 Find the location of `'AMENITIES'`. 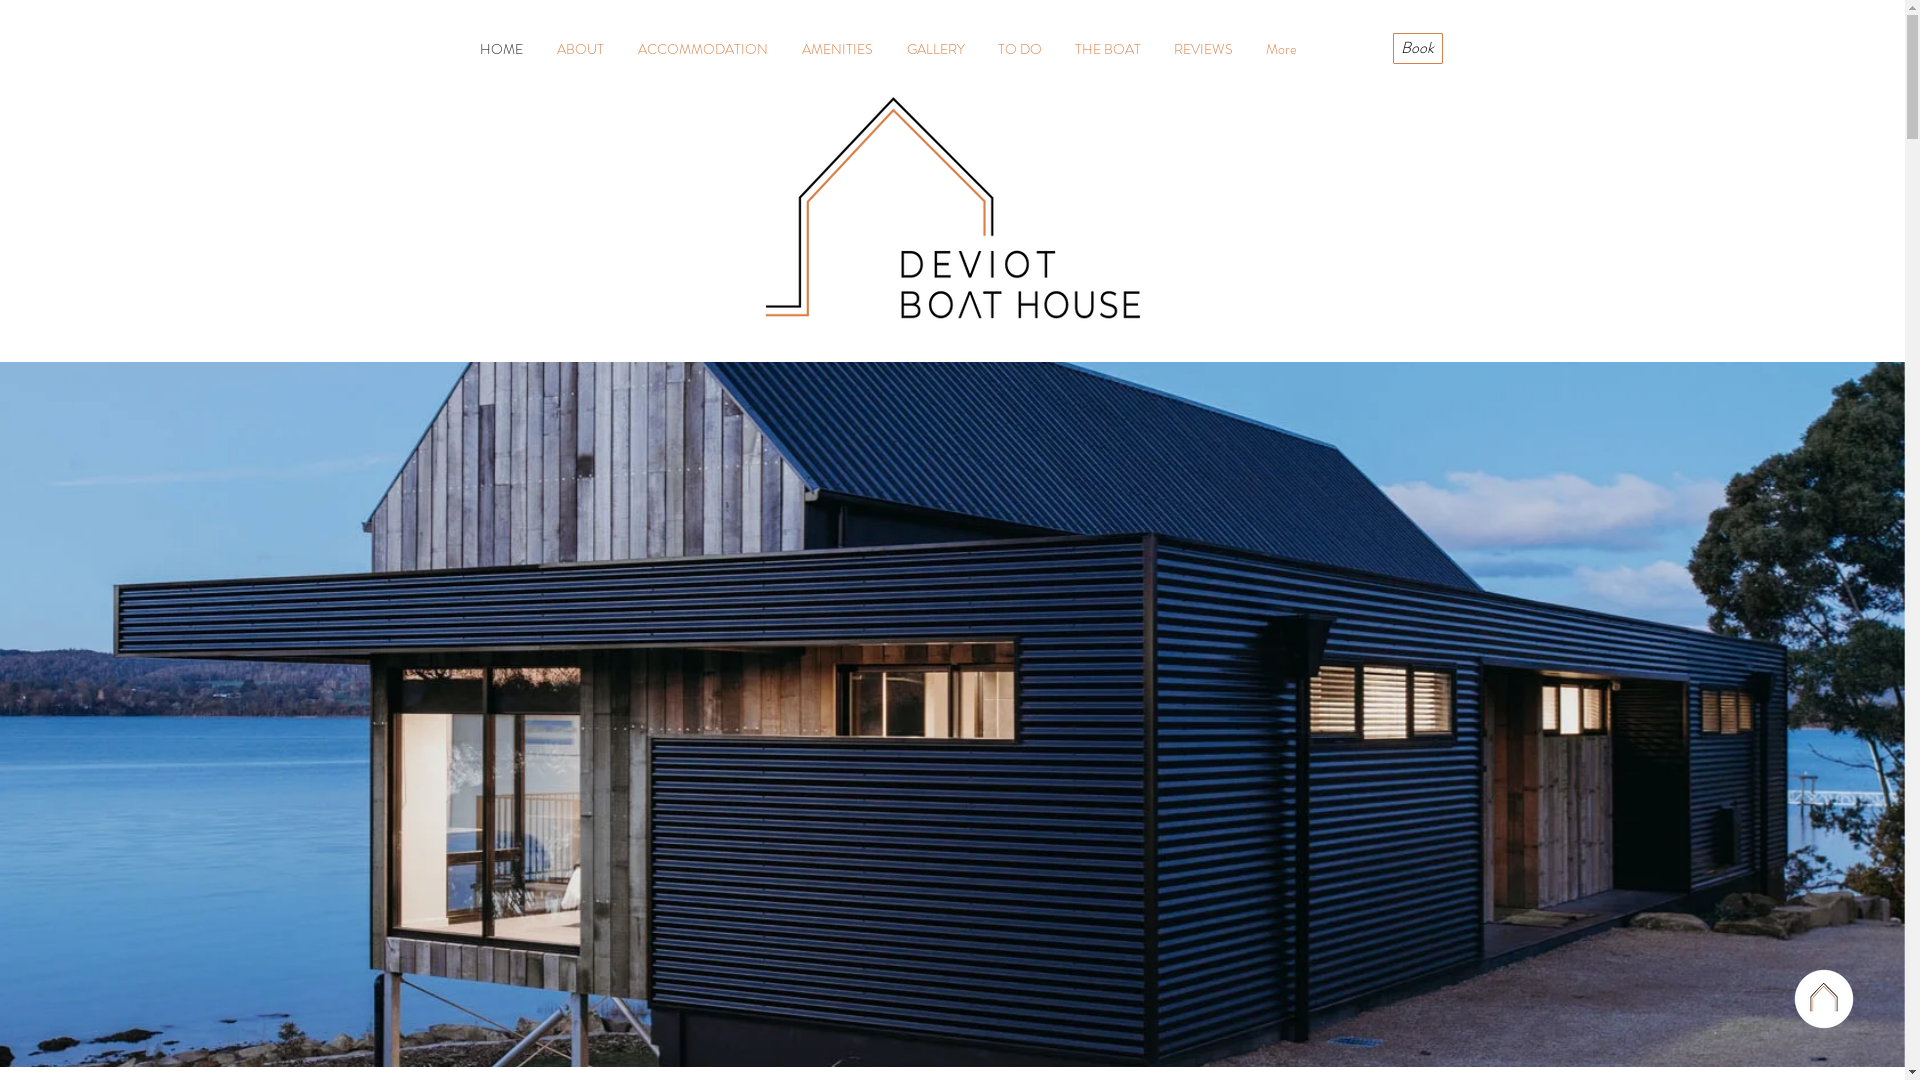

'AMENITIES' is located at coordinates (782, 48).